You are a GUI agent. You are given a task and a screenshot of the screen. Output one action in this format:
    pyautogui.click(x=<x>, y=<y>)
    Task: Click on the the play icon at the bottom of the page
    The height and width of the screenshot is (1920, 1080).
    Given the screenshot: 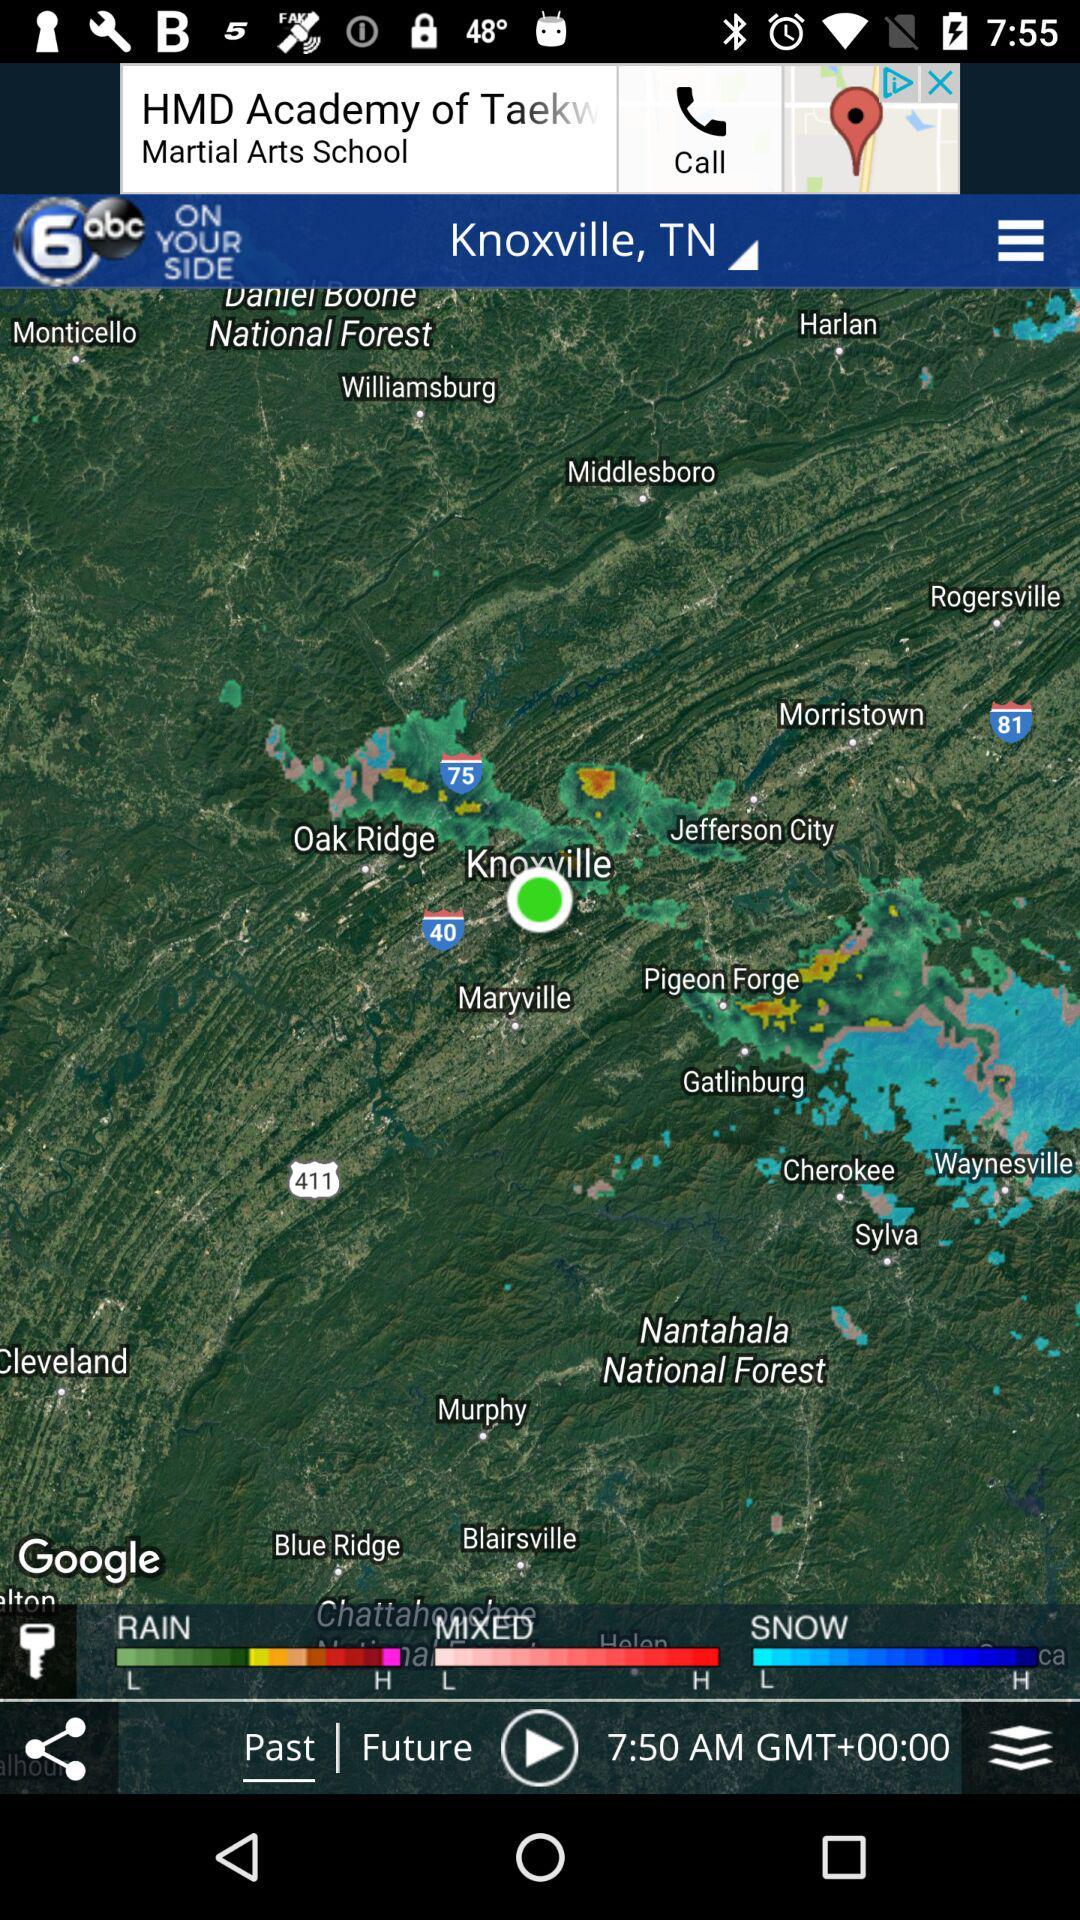 What is the action you would take?
    pyautogui.click(x=540, y=1746)
    